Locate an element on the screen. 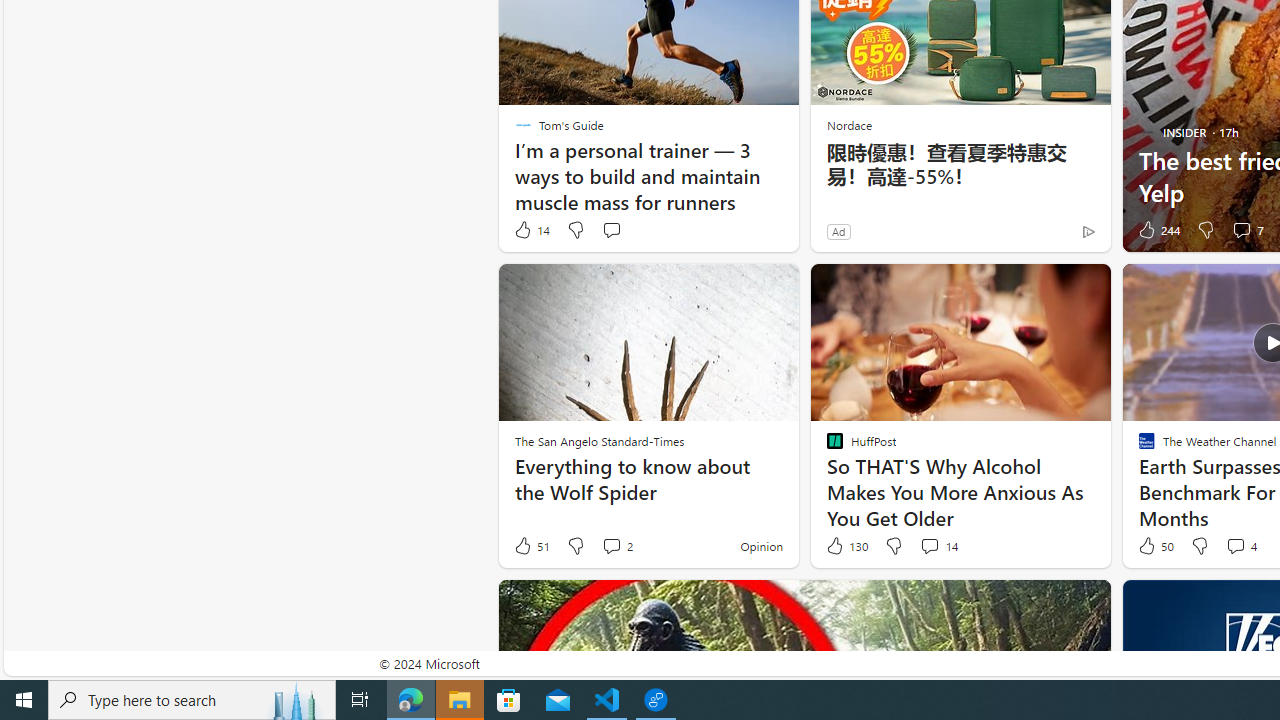 This screenshot has height=720, width=1280. 'View comments 7 Comment' is located at coordinates (1240, 229).